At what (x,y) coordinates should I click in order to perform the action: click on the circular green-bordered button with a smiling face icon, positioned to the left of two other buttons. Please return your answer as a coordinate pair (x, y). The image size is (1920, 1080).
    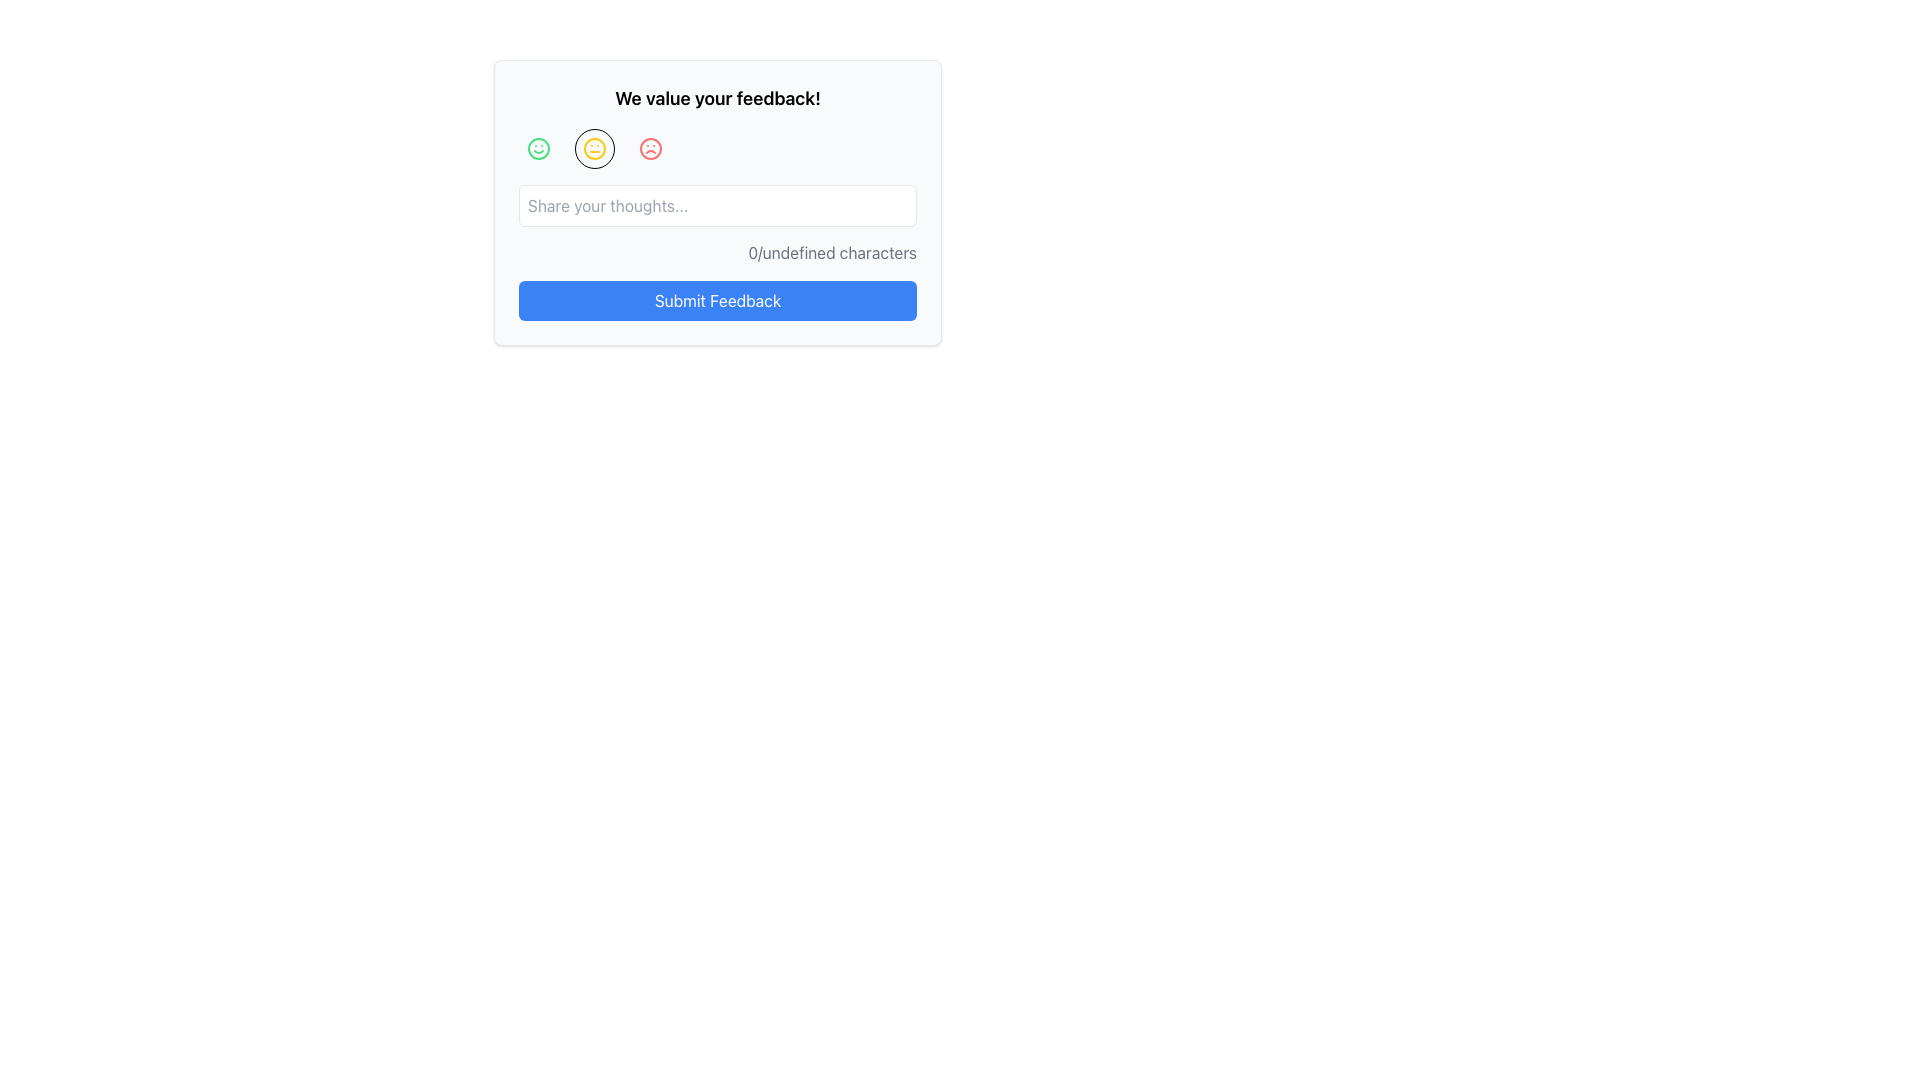
    Looking at the image, I should click on (538, 148).